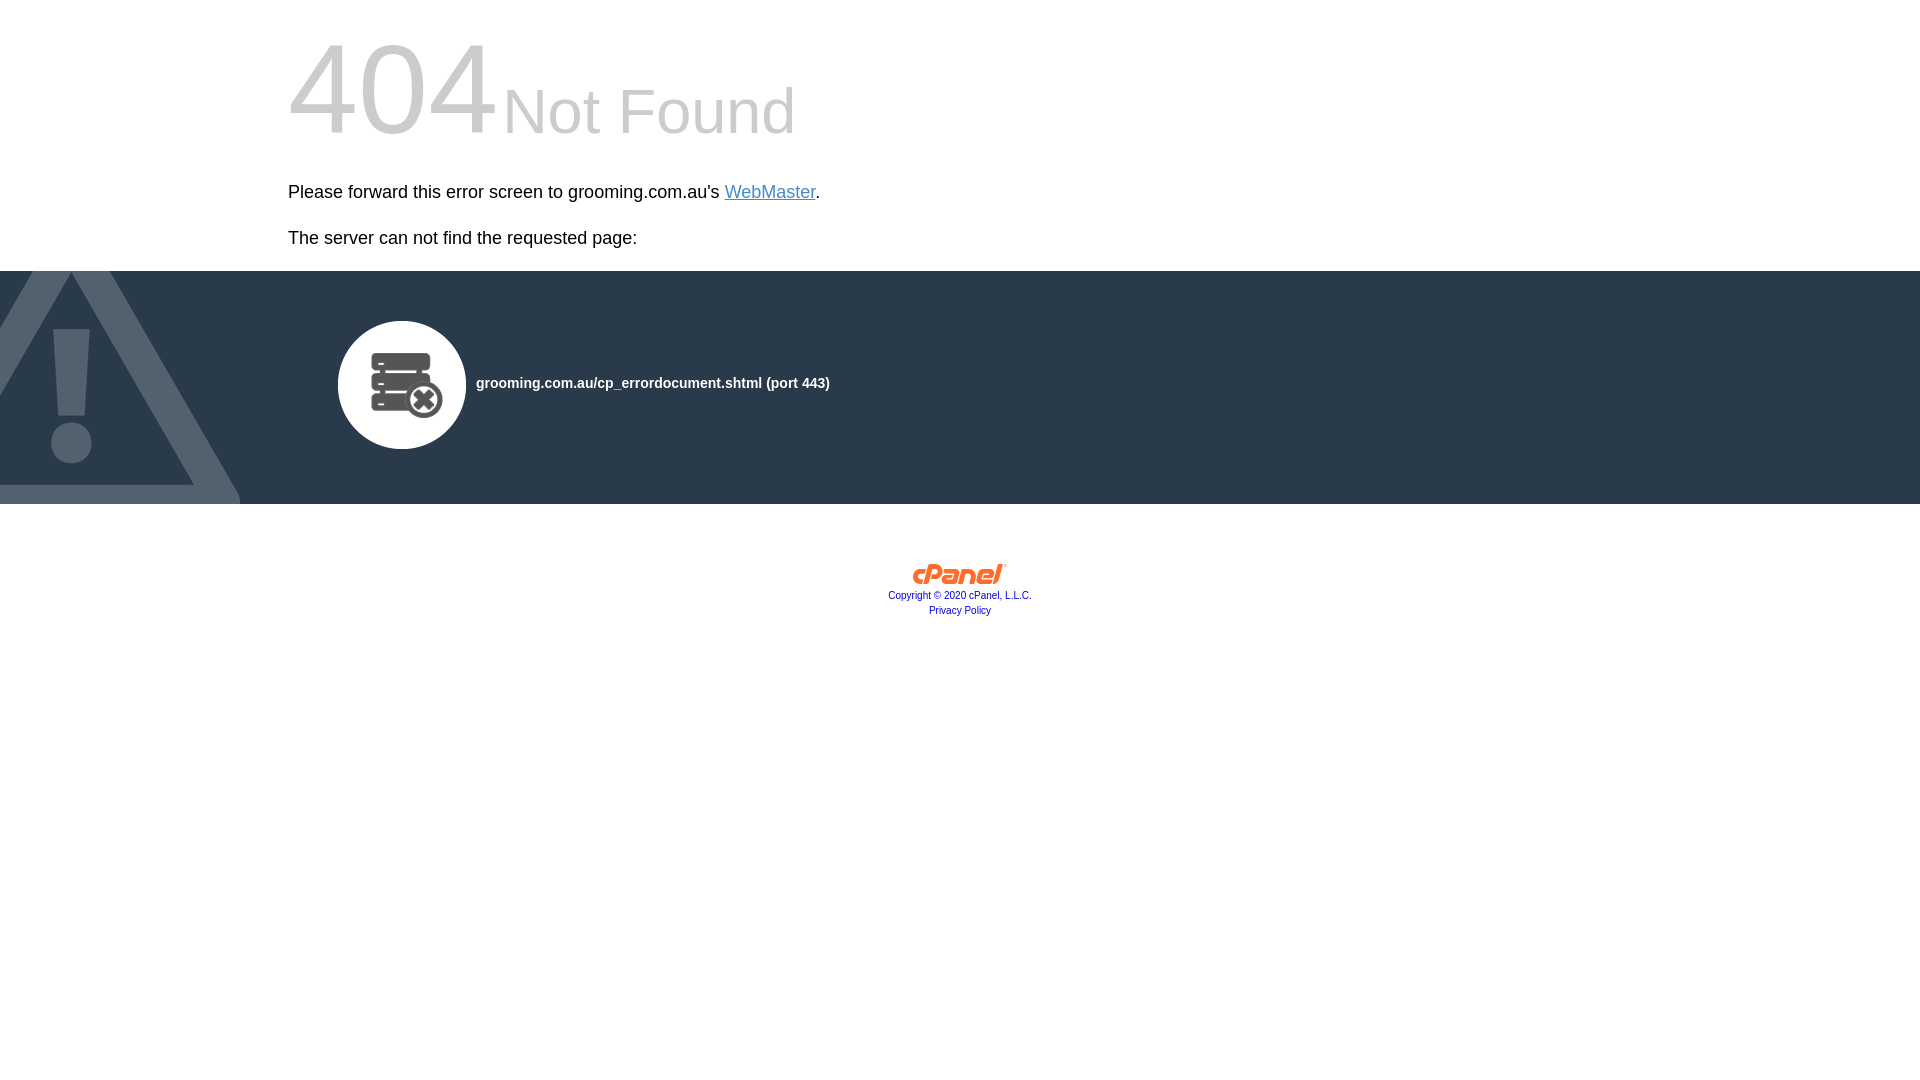 This screenshot has width=1920, height=1080. What do you see at coordinates (960, 578) in the screenshot?
I see `'cPanel, Inc.'` at bounding box center [960, 578].